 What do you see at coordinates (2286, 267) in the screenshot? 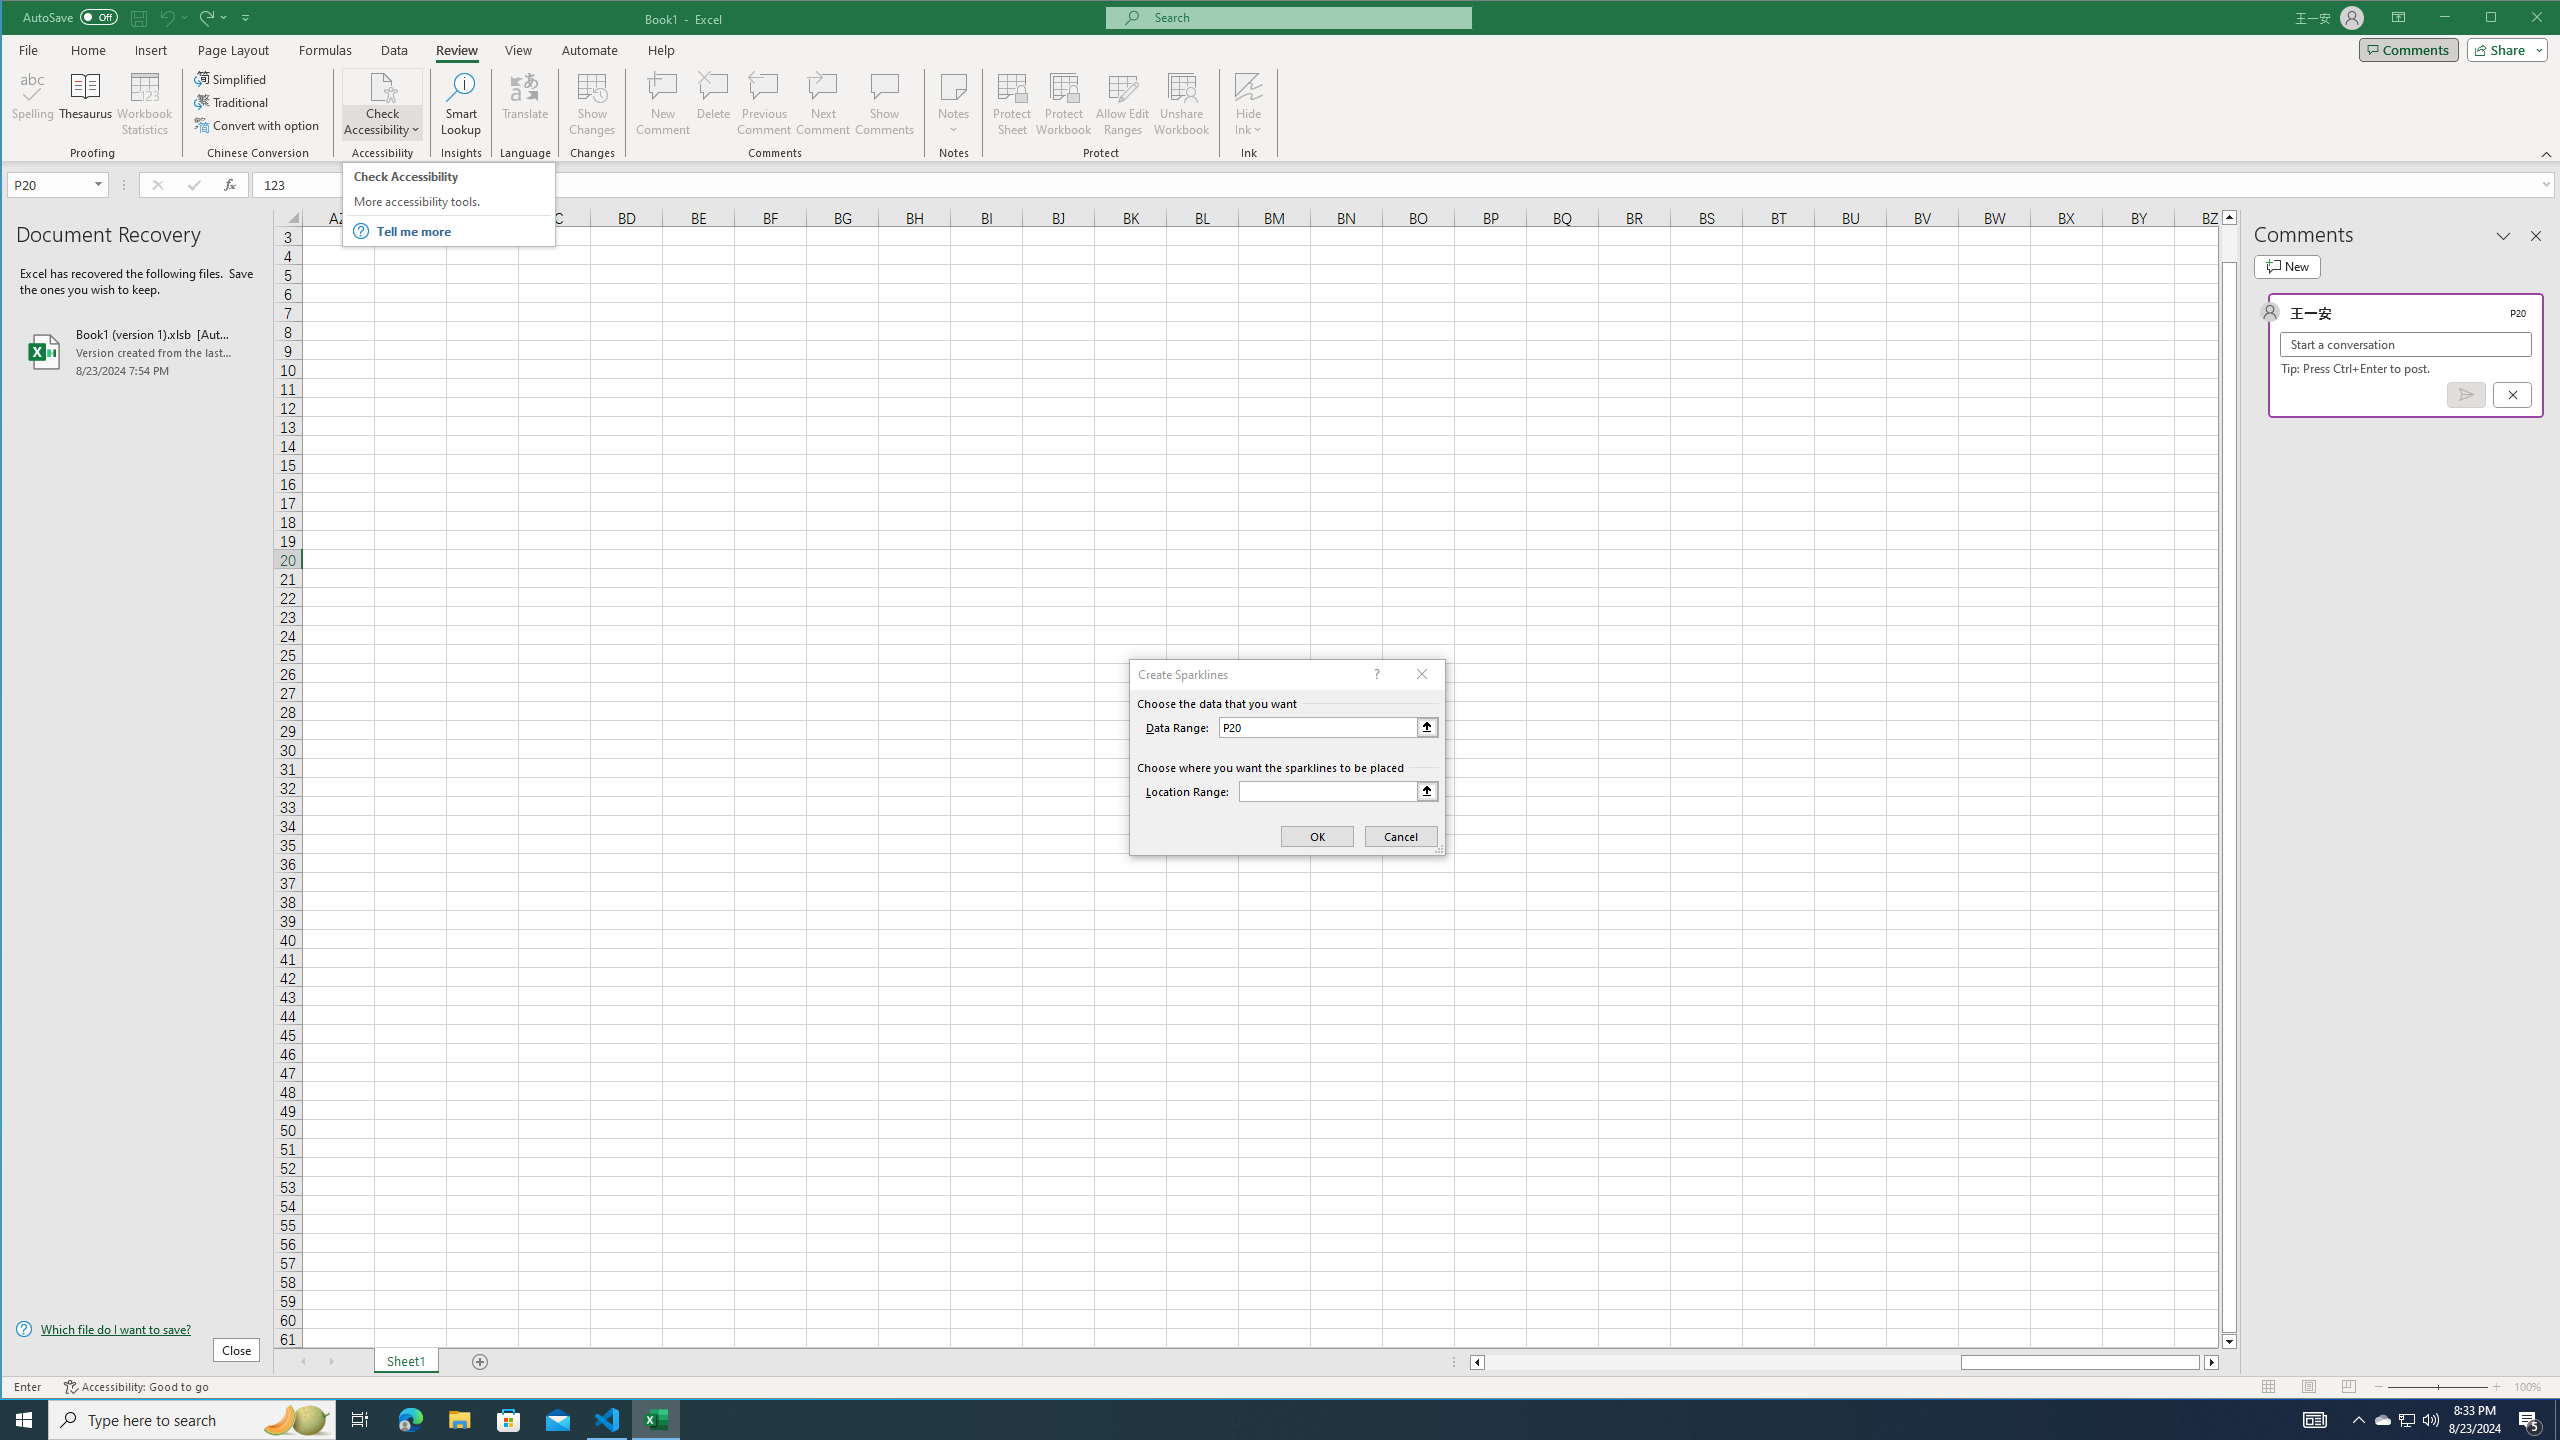
I see `'New comment'` at bounding box center [2286, 267].